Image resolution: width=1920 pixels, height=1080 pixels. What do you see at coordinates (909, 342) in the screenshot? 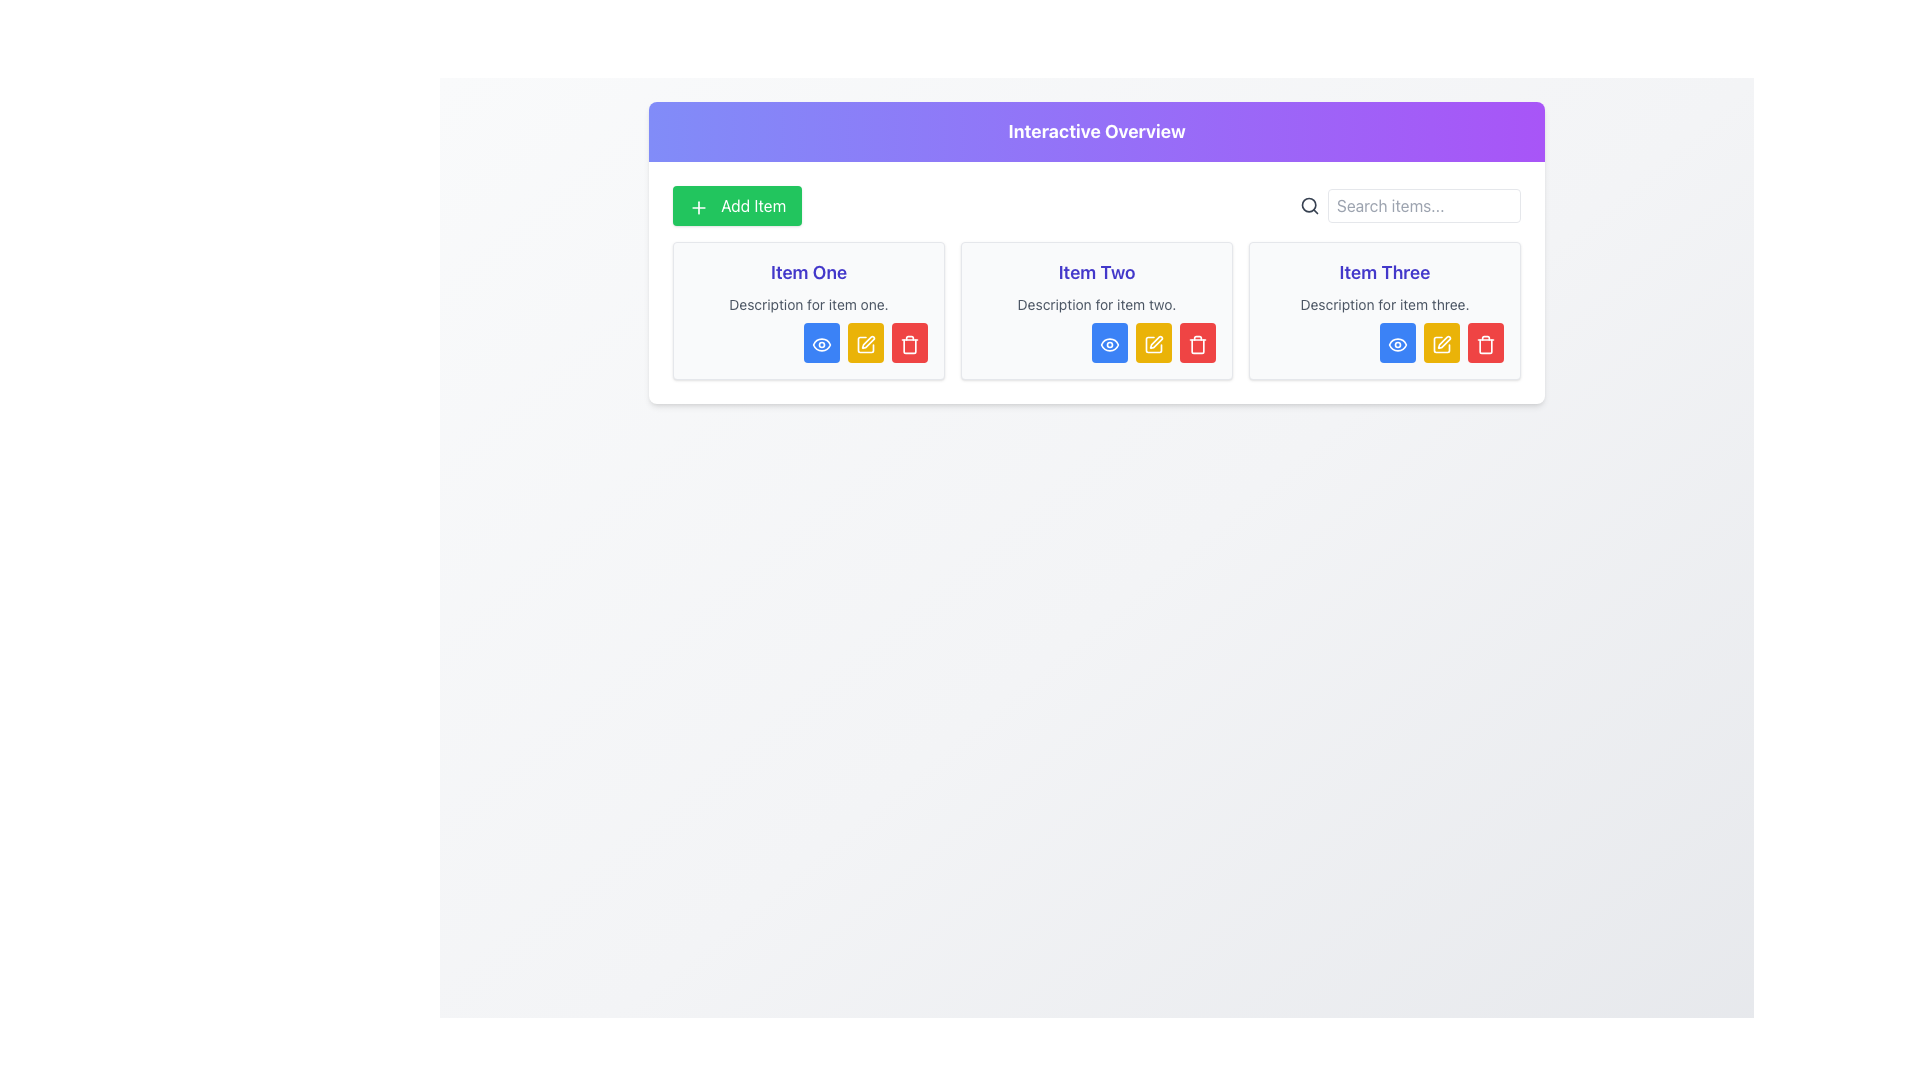
I see `the red rectangular button with a white trash can icon to trigger the hover effect that changes its background color to a darker red shade` at bounding box center [909, 342].